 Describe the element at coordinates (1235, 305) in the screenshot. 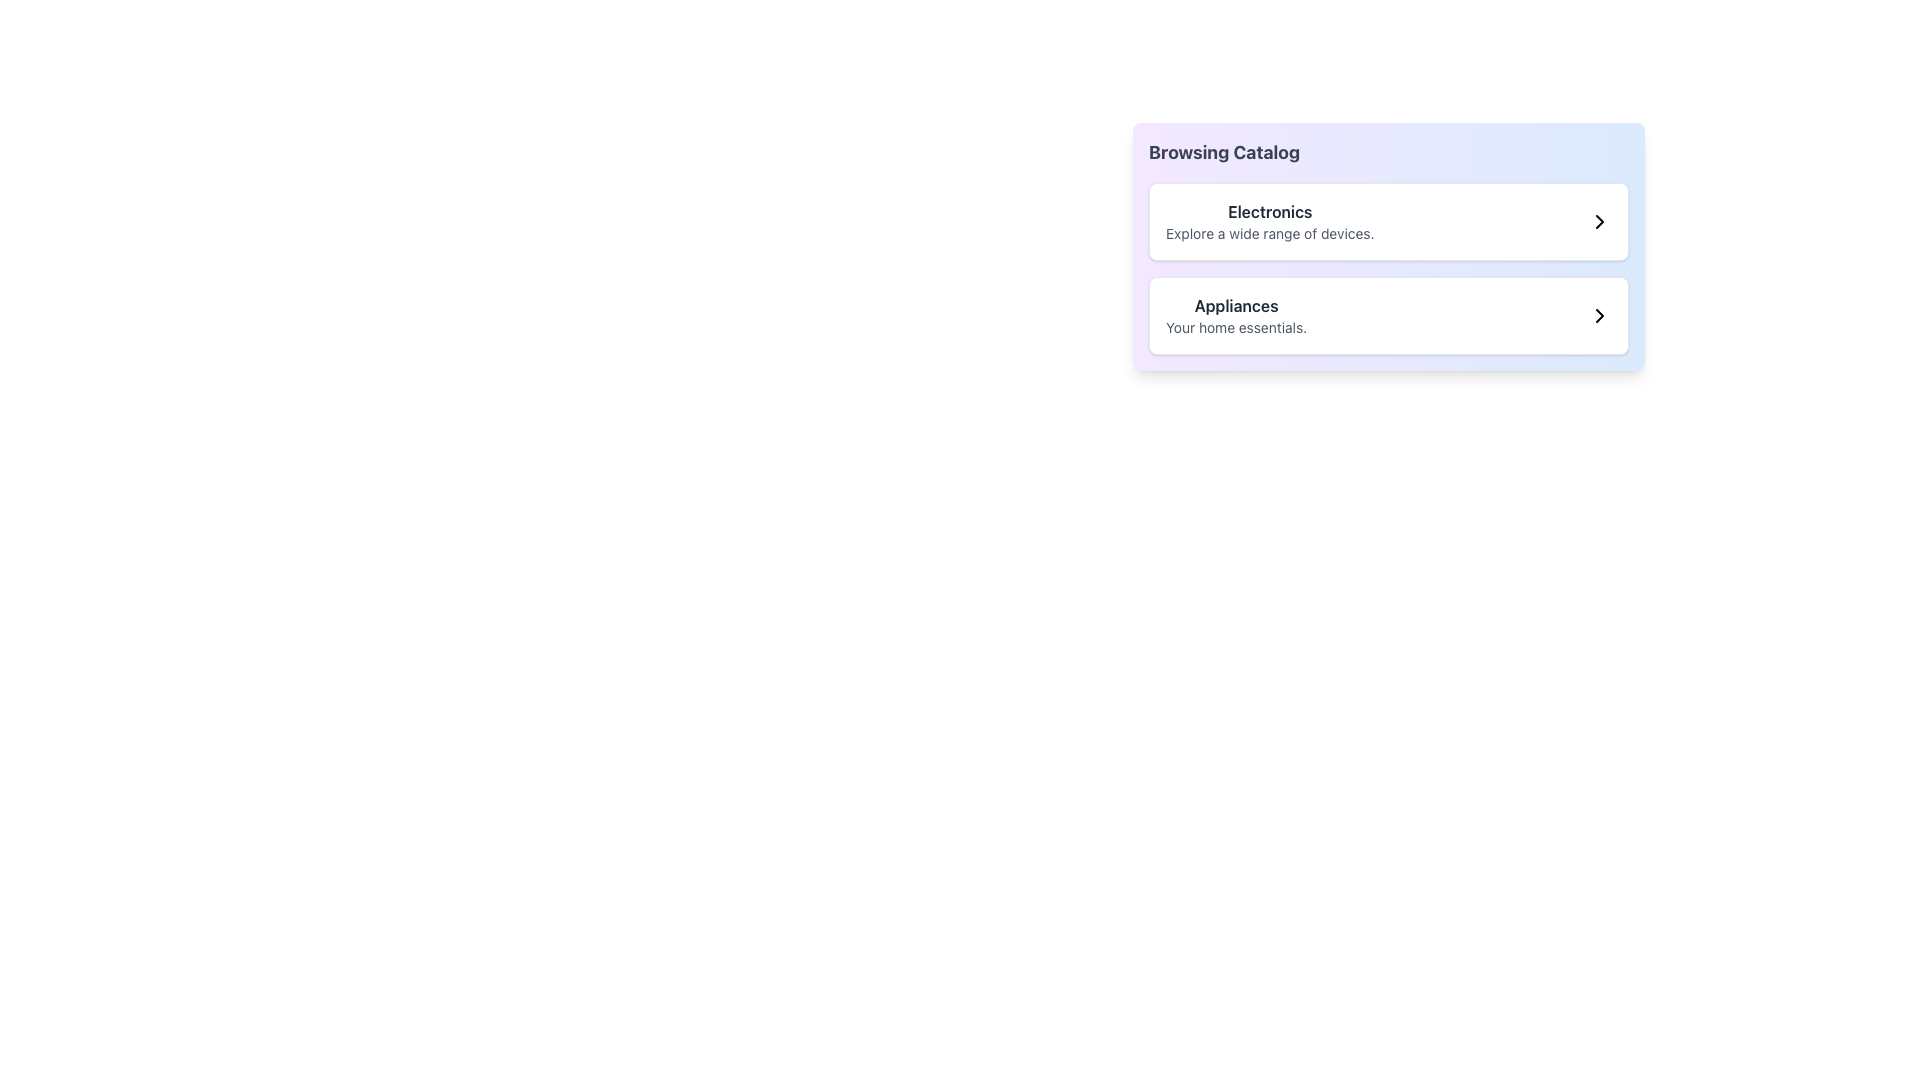

I see `text content of the 'Appliances' category title located within the content card under the 'Browsing Catalog' header, above the 'Your home essentials.' text` at that location.